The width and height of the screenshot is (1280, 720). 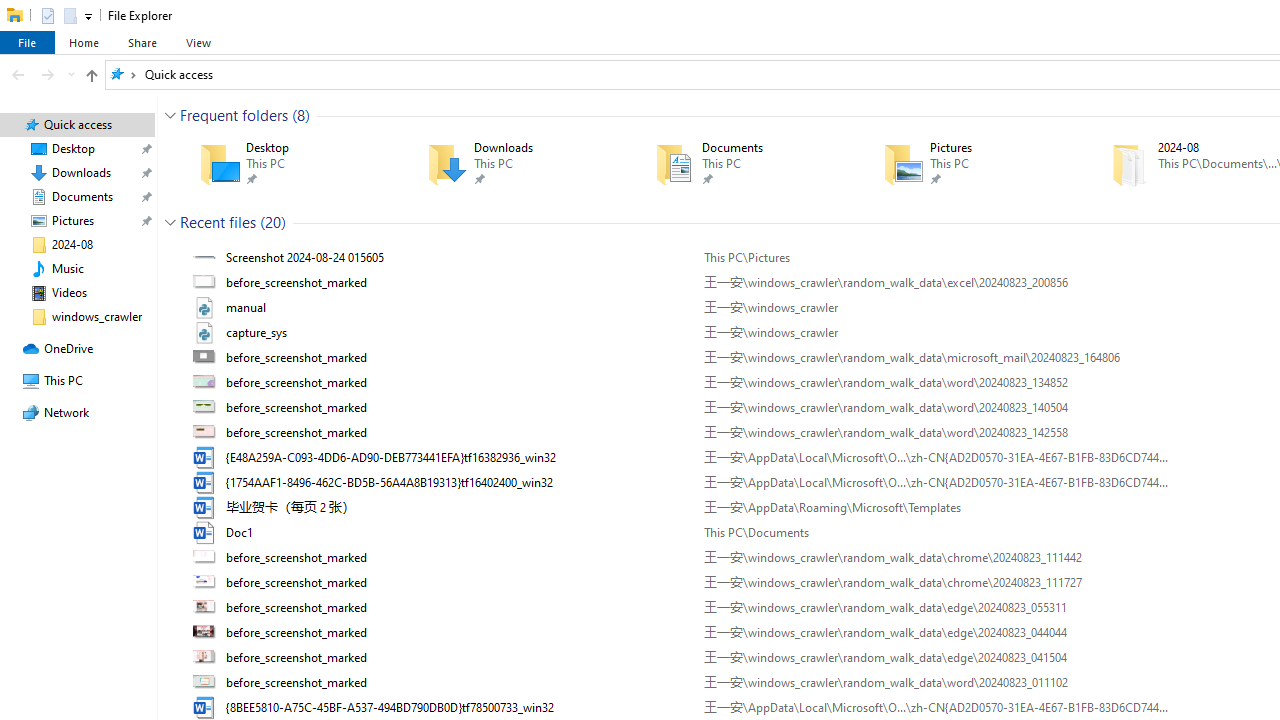 What do you see at coordinates (739, 163) in the screenshot?
I see `'Documents'` at bounding box center [739, 163].